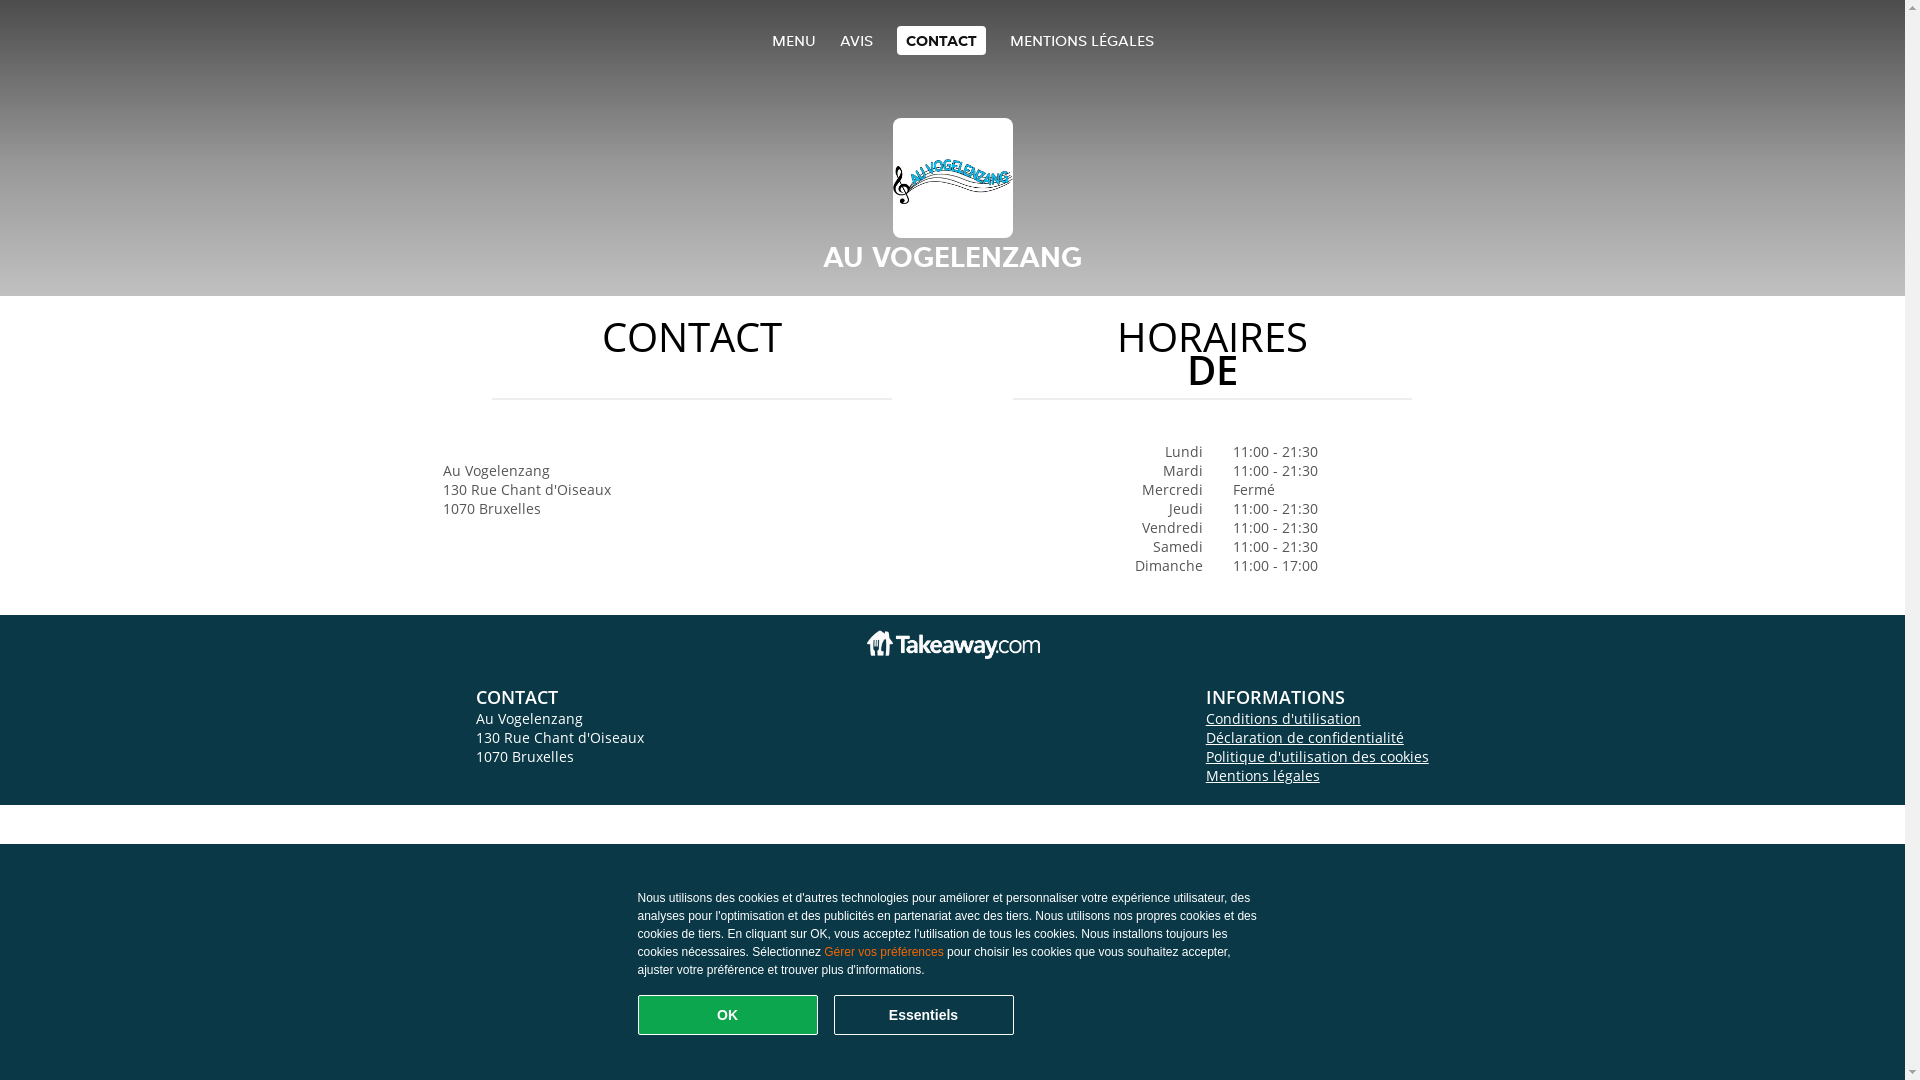  Describe the element at coordinates (771, 40) in the screenshot. I see `'MENU'` at that location.